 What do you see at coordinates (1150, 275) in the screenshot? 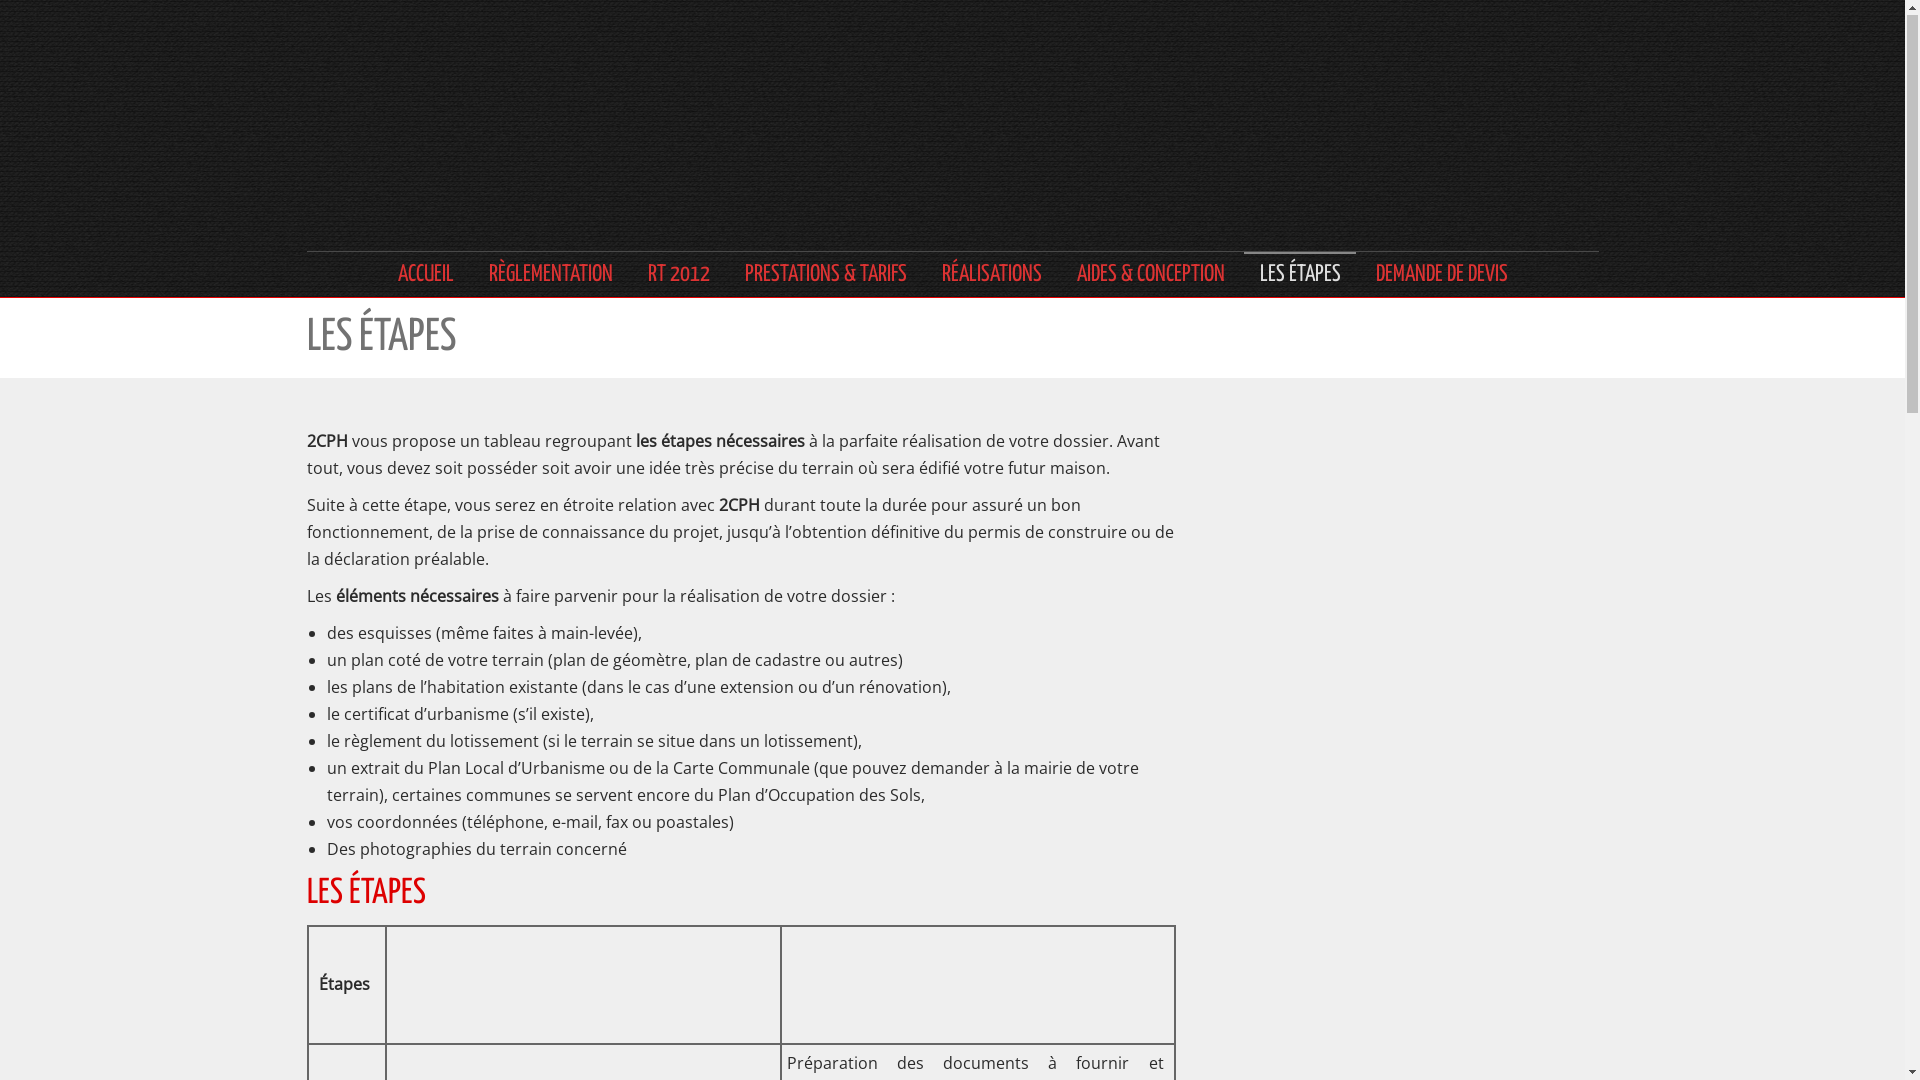
I see `'AIDES & CONCEPTION'` at bounding box center [1150, 275].